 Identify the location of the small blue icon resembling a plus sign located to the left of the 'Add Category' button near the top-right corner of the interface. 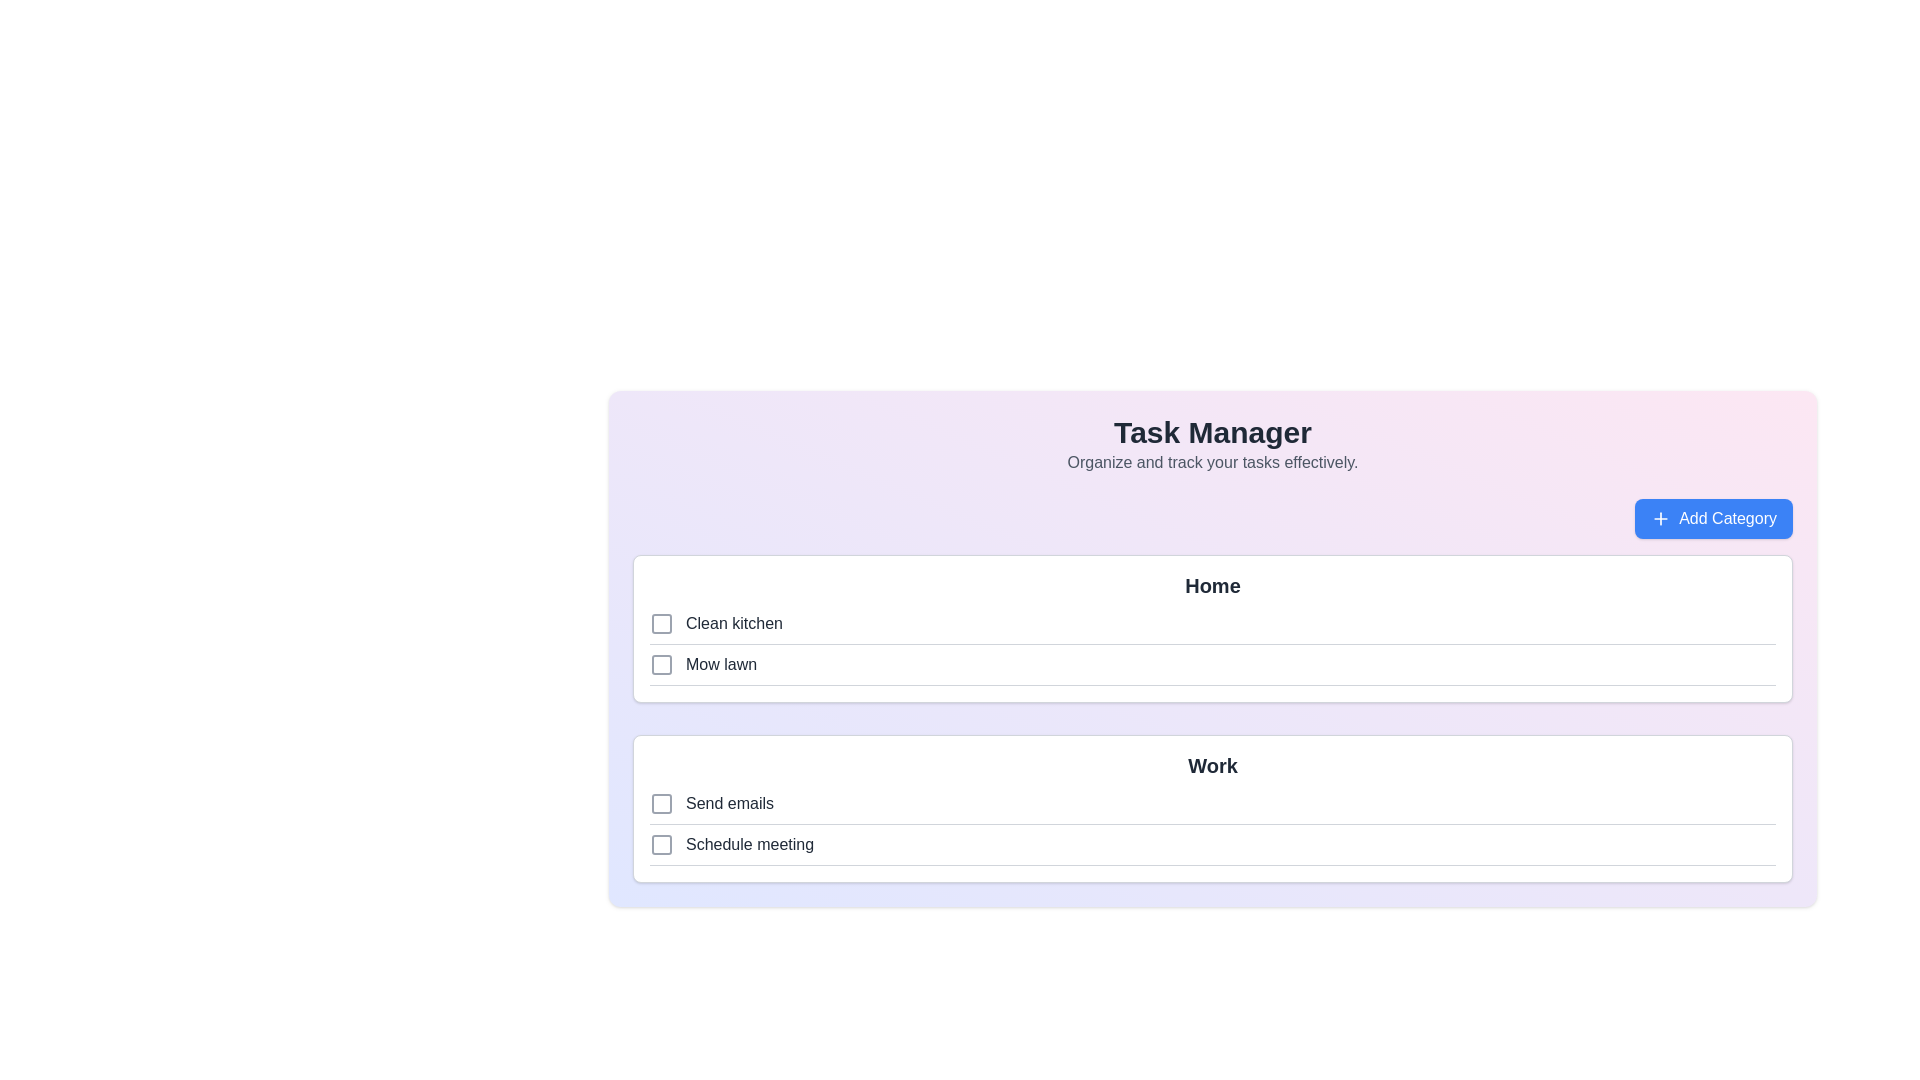
(1660, 518).